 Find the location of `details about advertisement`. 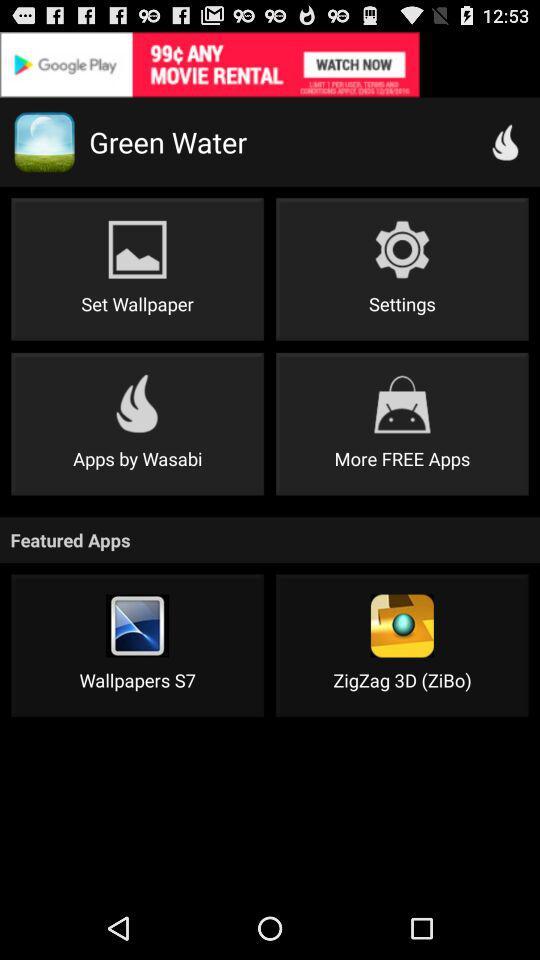

details about advertisement is located at coordinates (270, 64).